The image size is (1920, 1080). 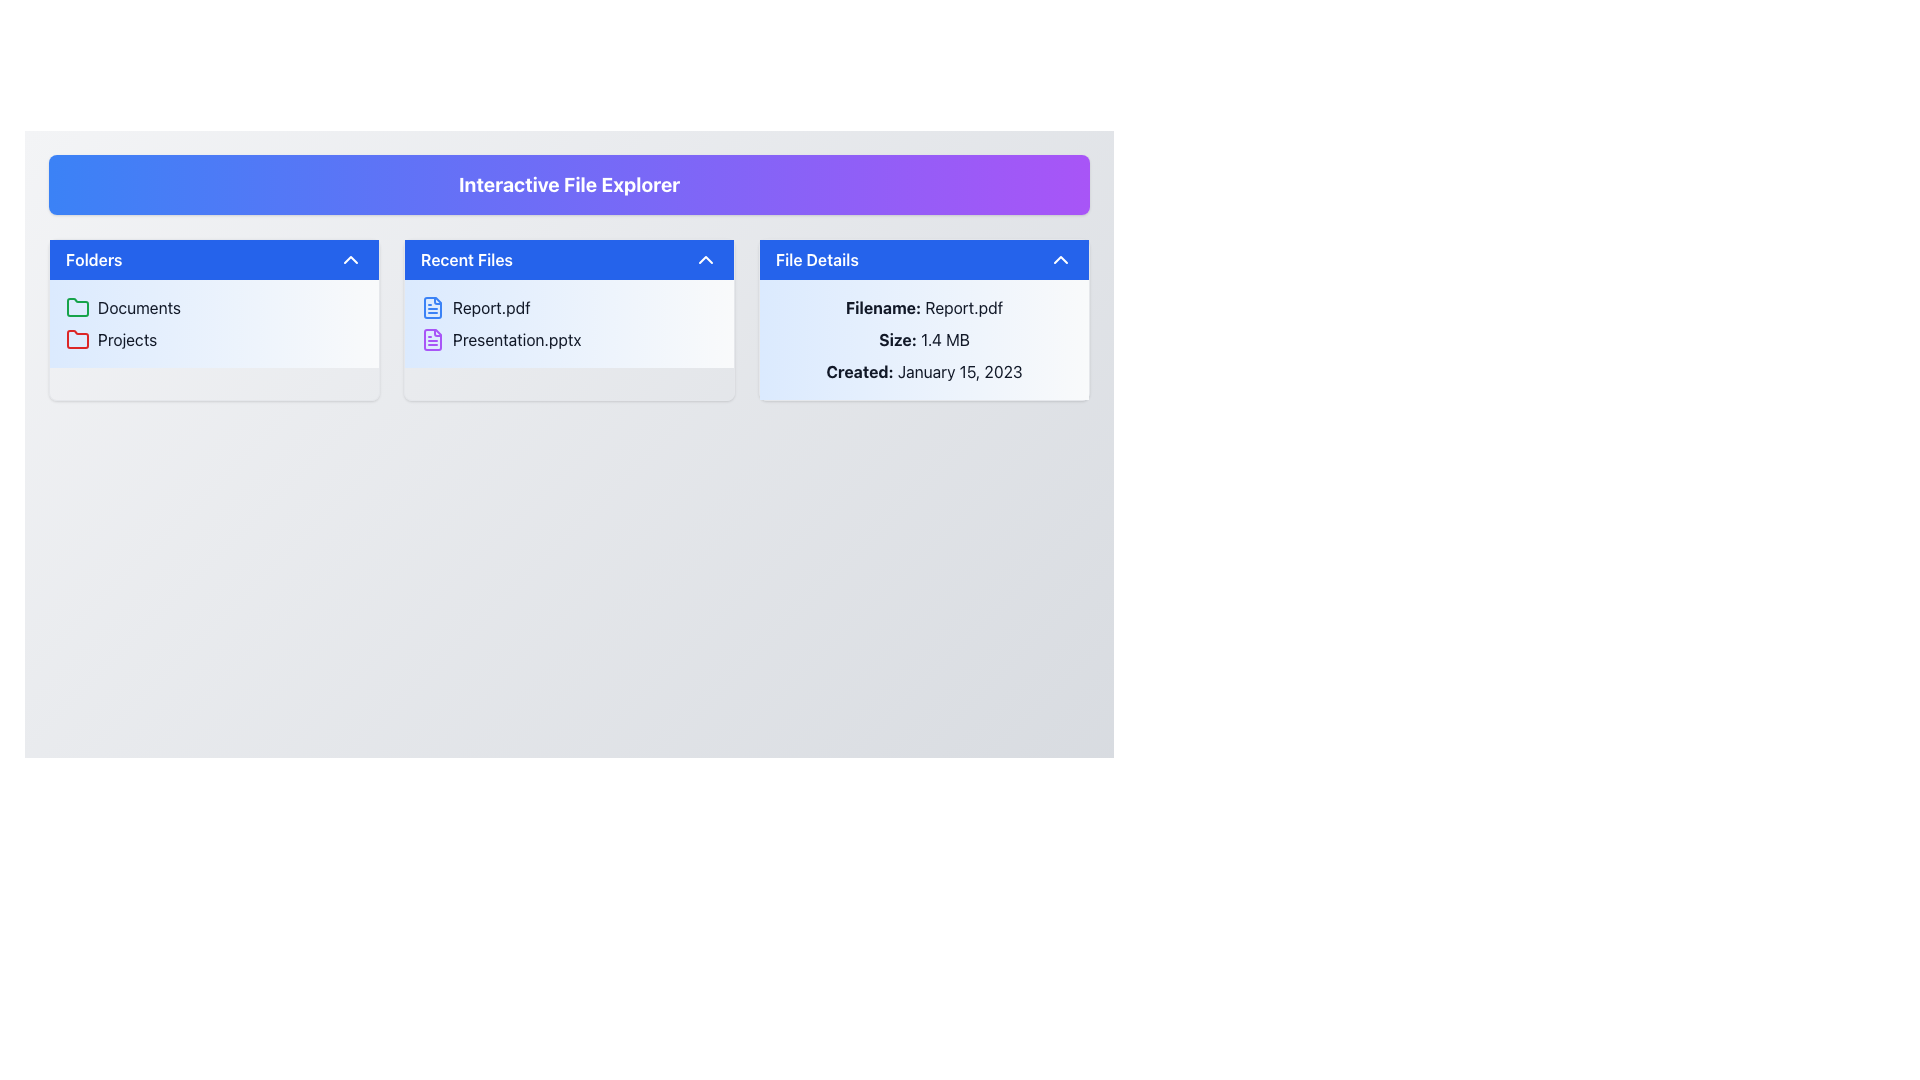 I want to click on the icon representing the file 'Report.pdf' located to the left of the text in the 'Recent Files' panel, so click(x=431, y=308).